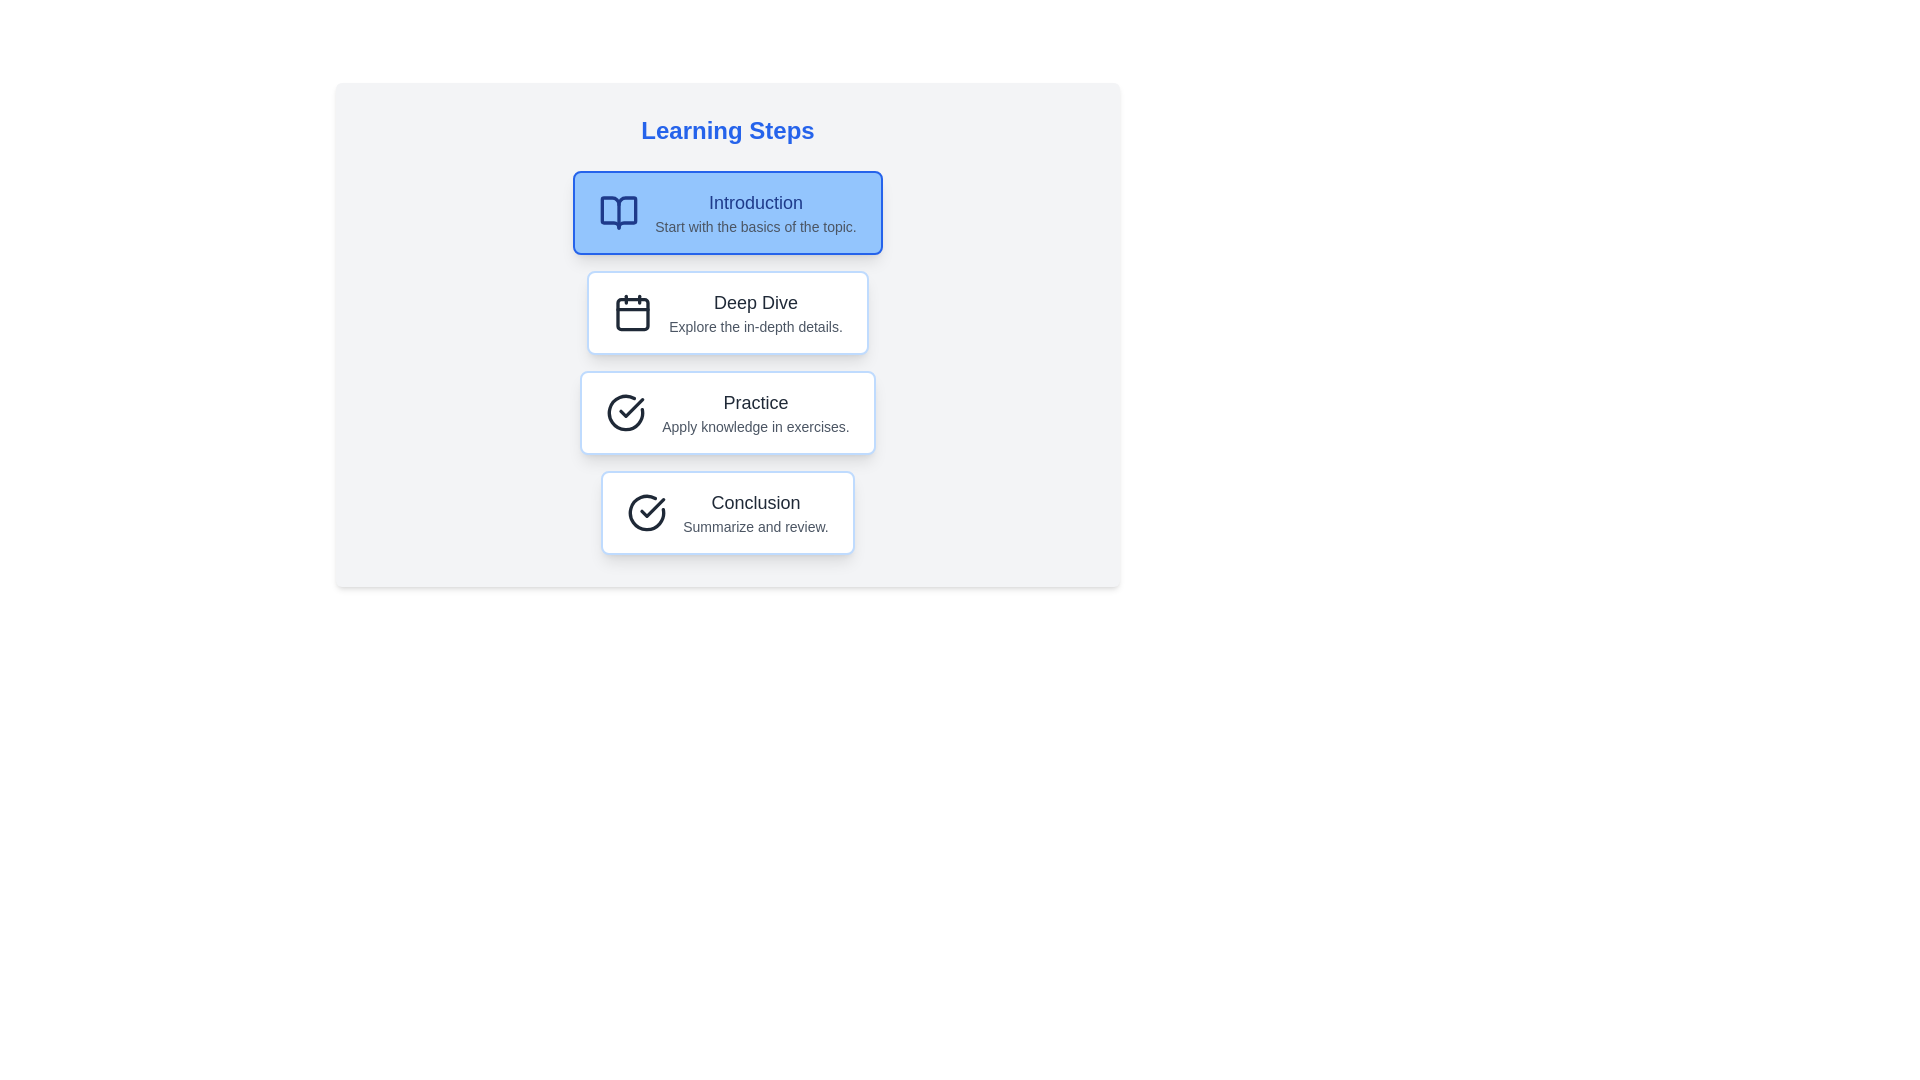 Image resolution: width=1920 pixels, height=1080 pixels. Describe the element at coordinates (754, 326) in the screenshot. I see `the descriptive text element that provides context for the 'Deep Dive' header to possibly reveal additional details` at that location.